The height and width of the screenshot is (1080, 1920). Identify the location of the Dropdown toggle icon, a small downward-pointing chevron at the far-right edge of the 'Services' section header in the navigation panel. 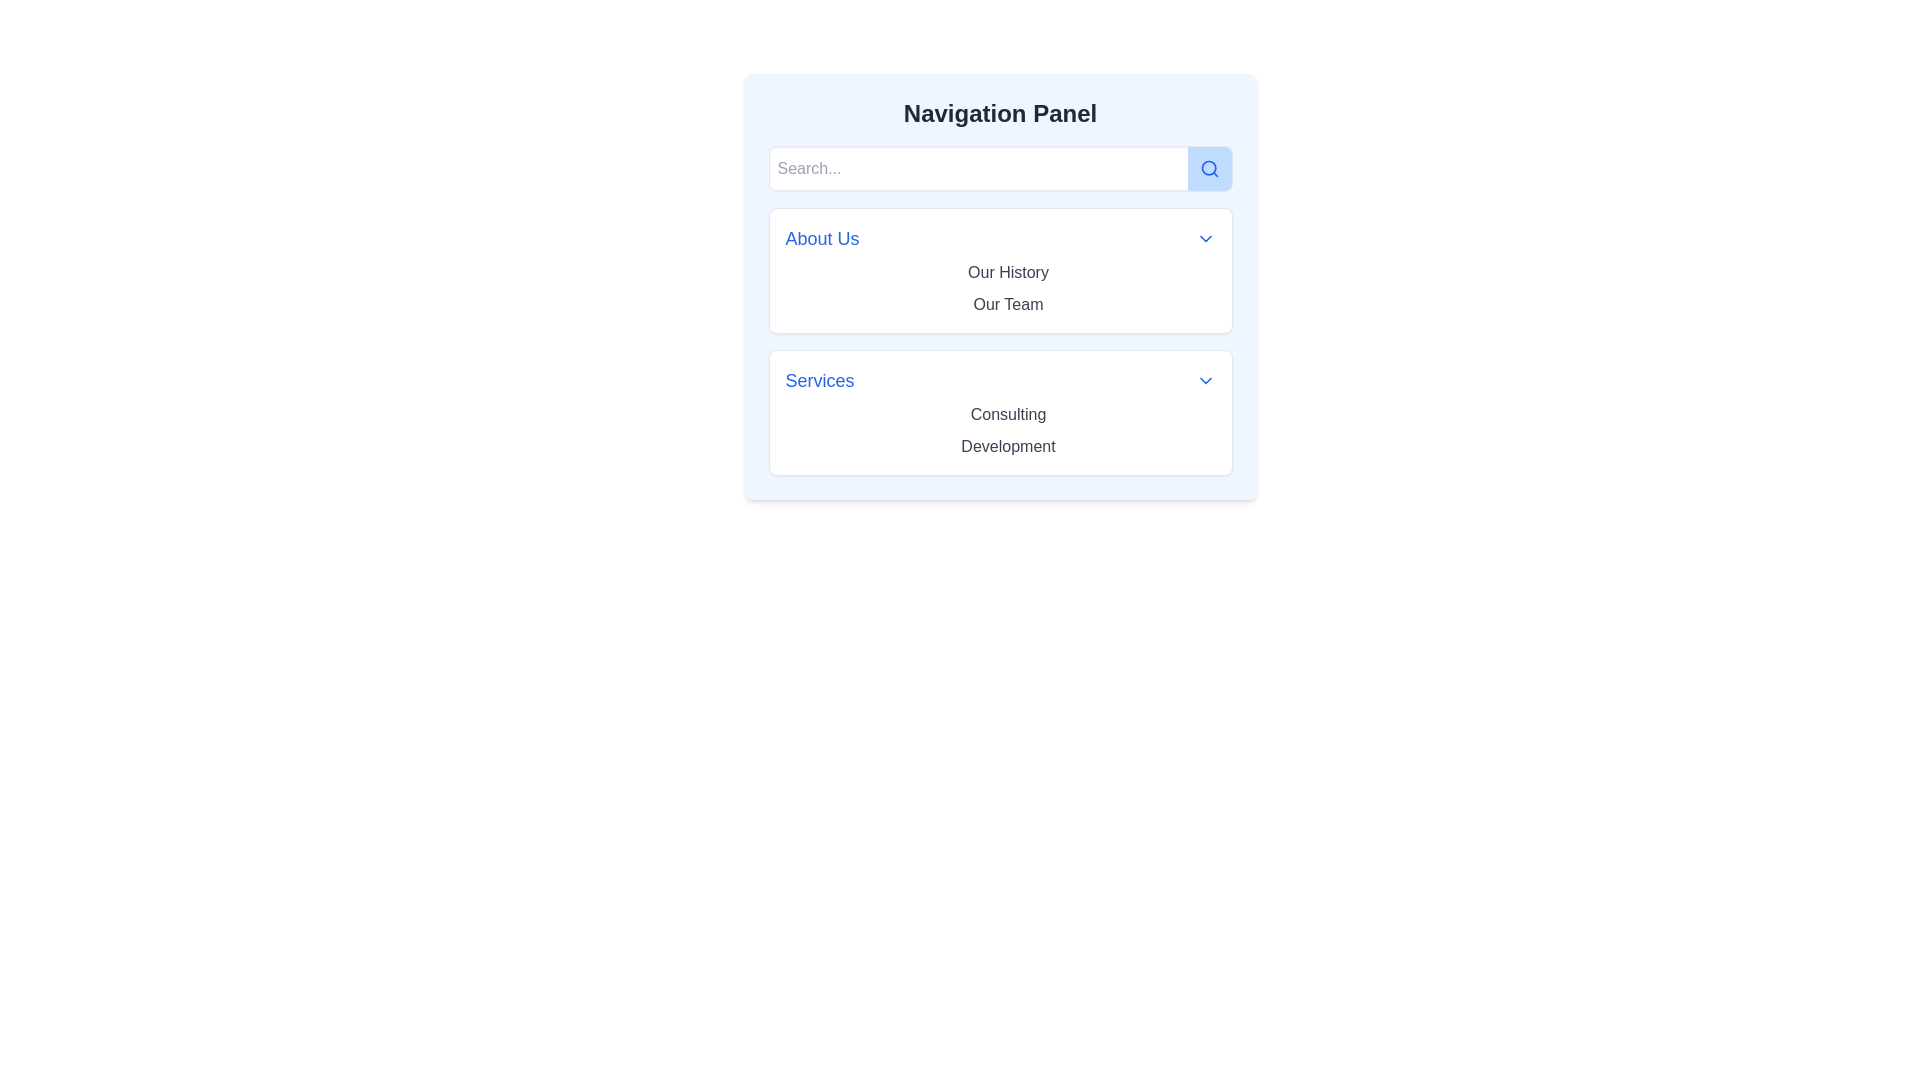
(1204, 381).